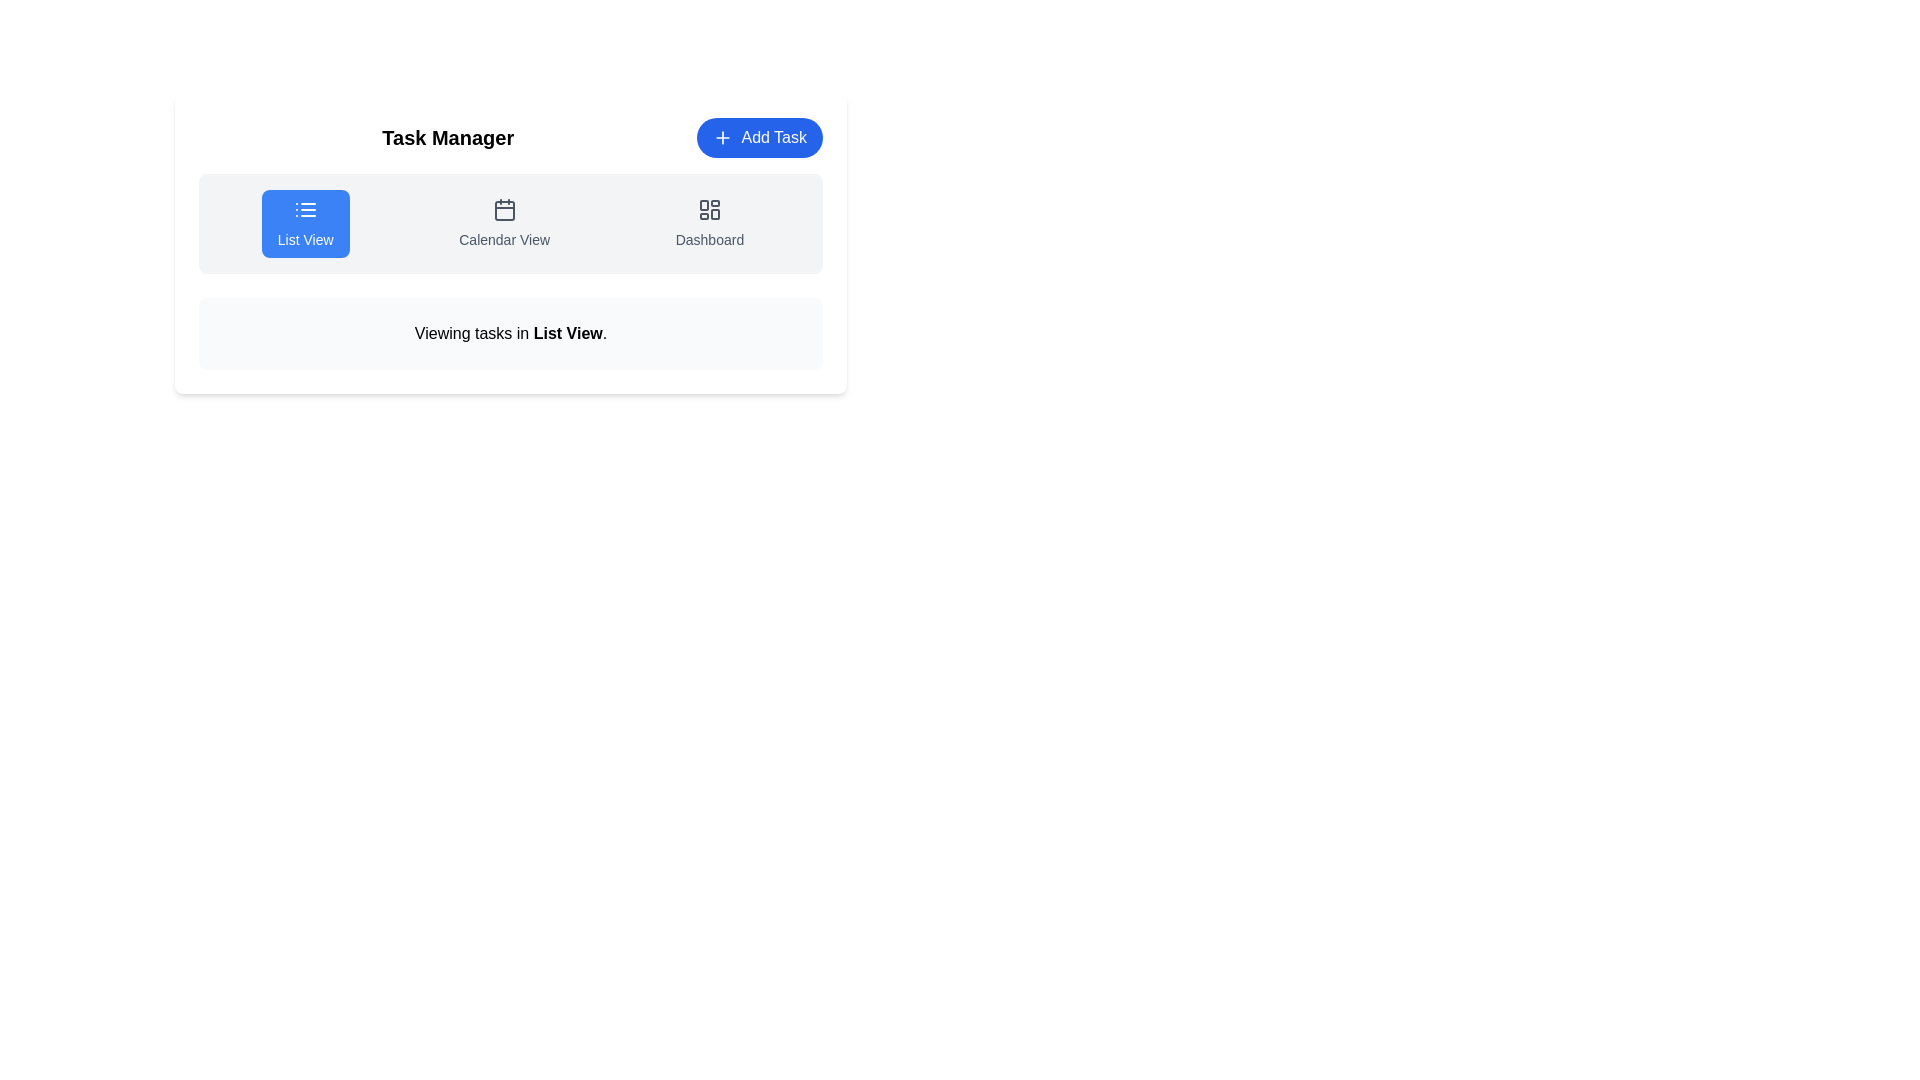 The width and height of the screenshot is (1920, 1080). I want to click on text label located at the bottom of the first blue button, which describes the action or view mode represented by the button's icon, so click(304, 238).